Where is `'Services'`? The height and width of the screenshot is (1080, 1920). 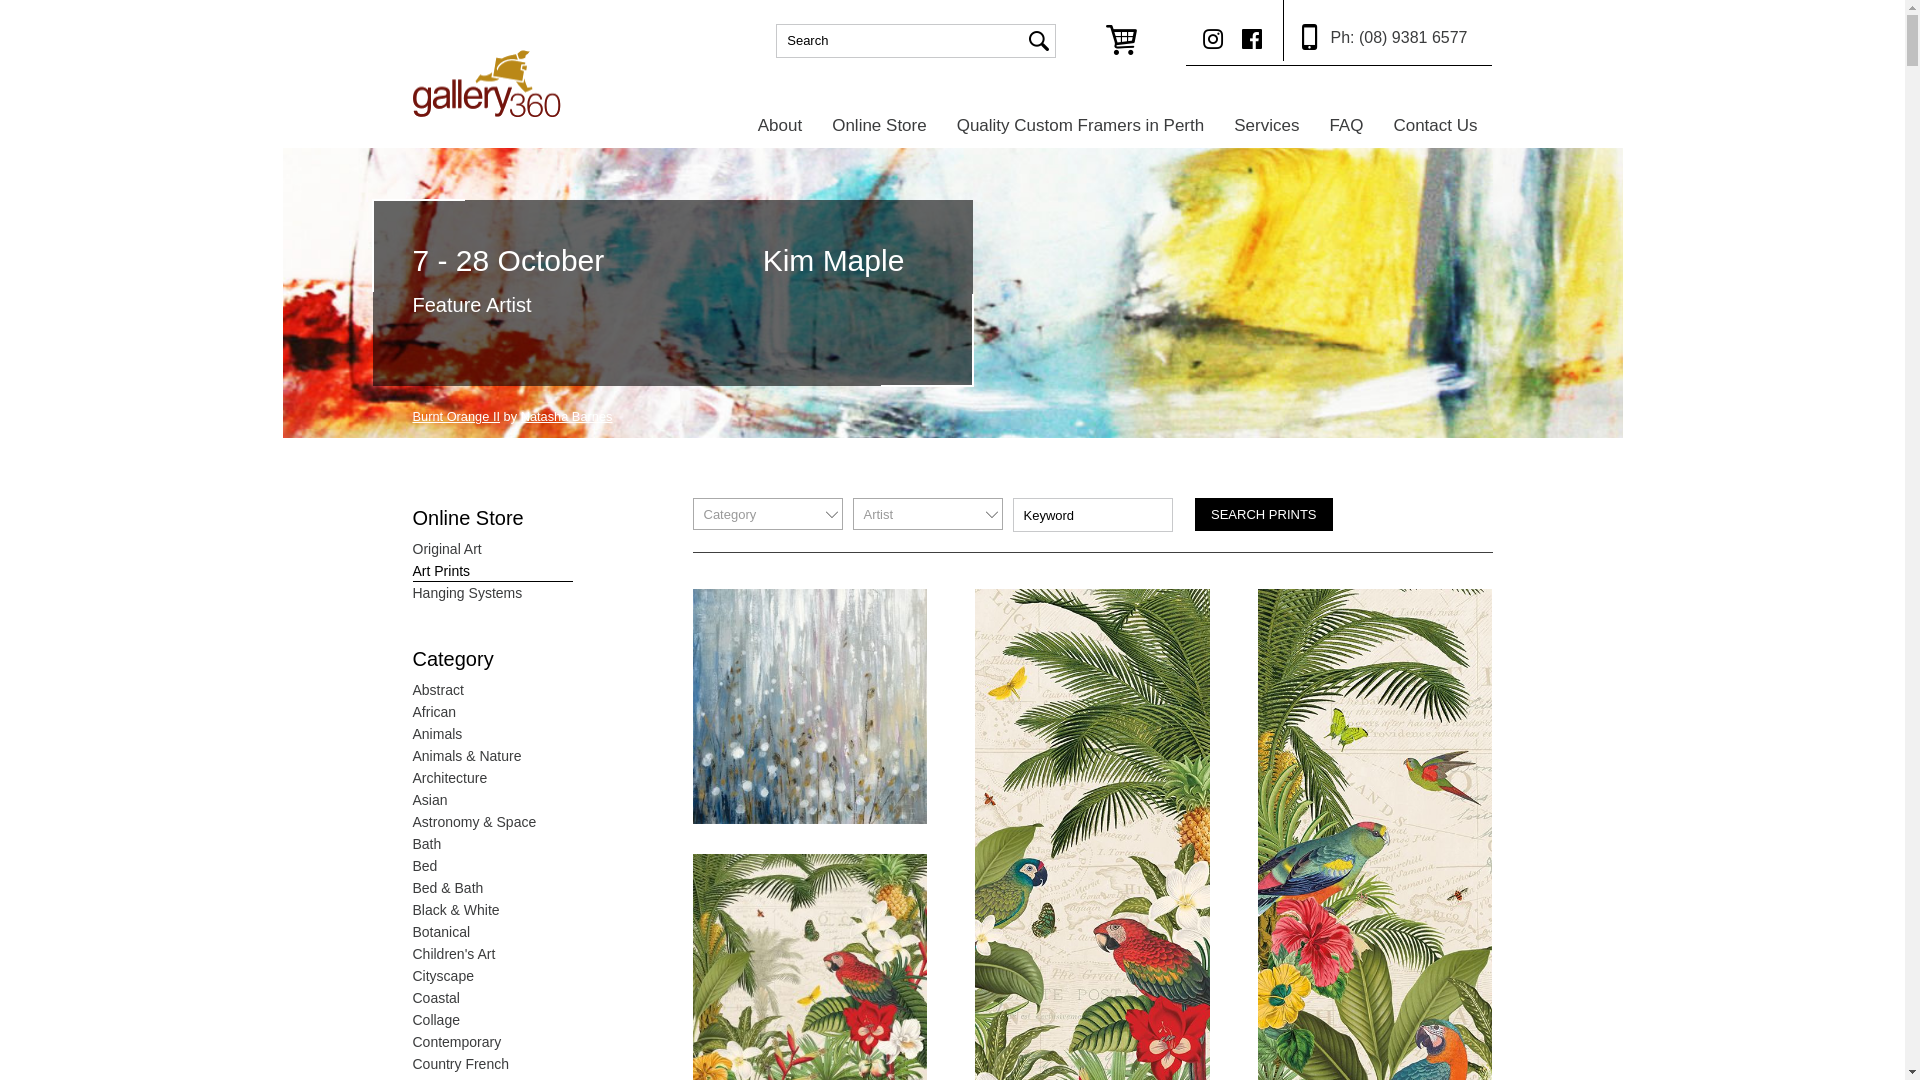 'Services' is located at coordinates (1218, 124).